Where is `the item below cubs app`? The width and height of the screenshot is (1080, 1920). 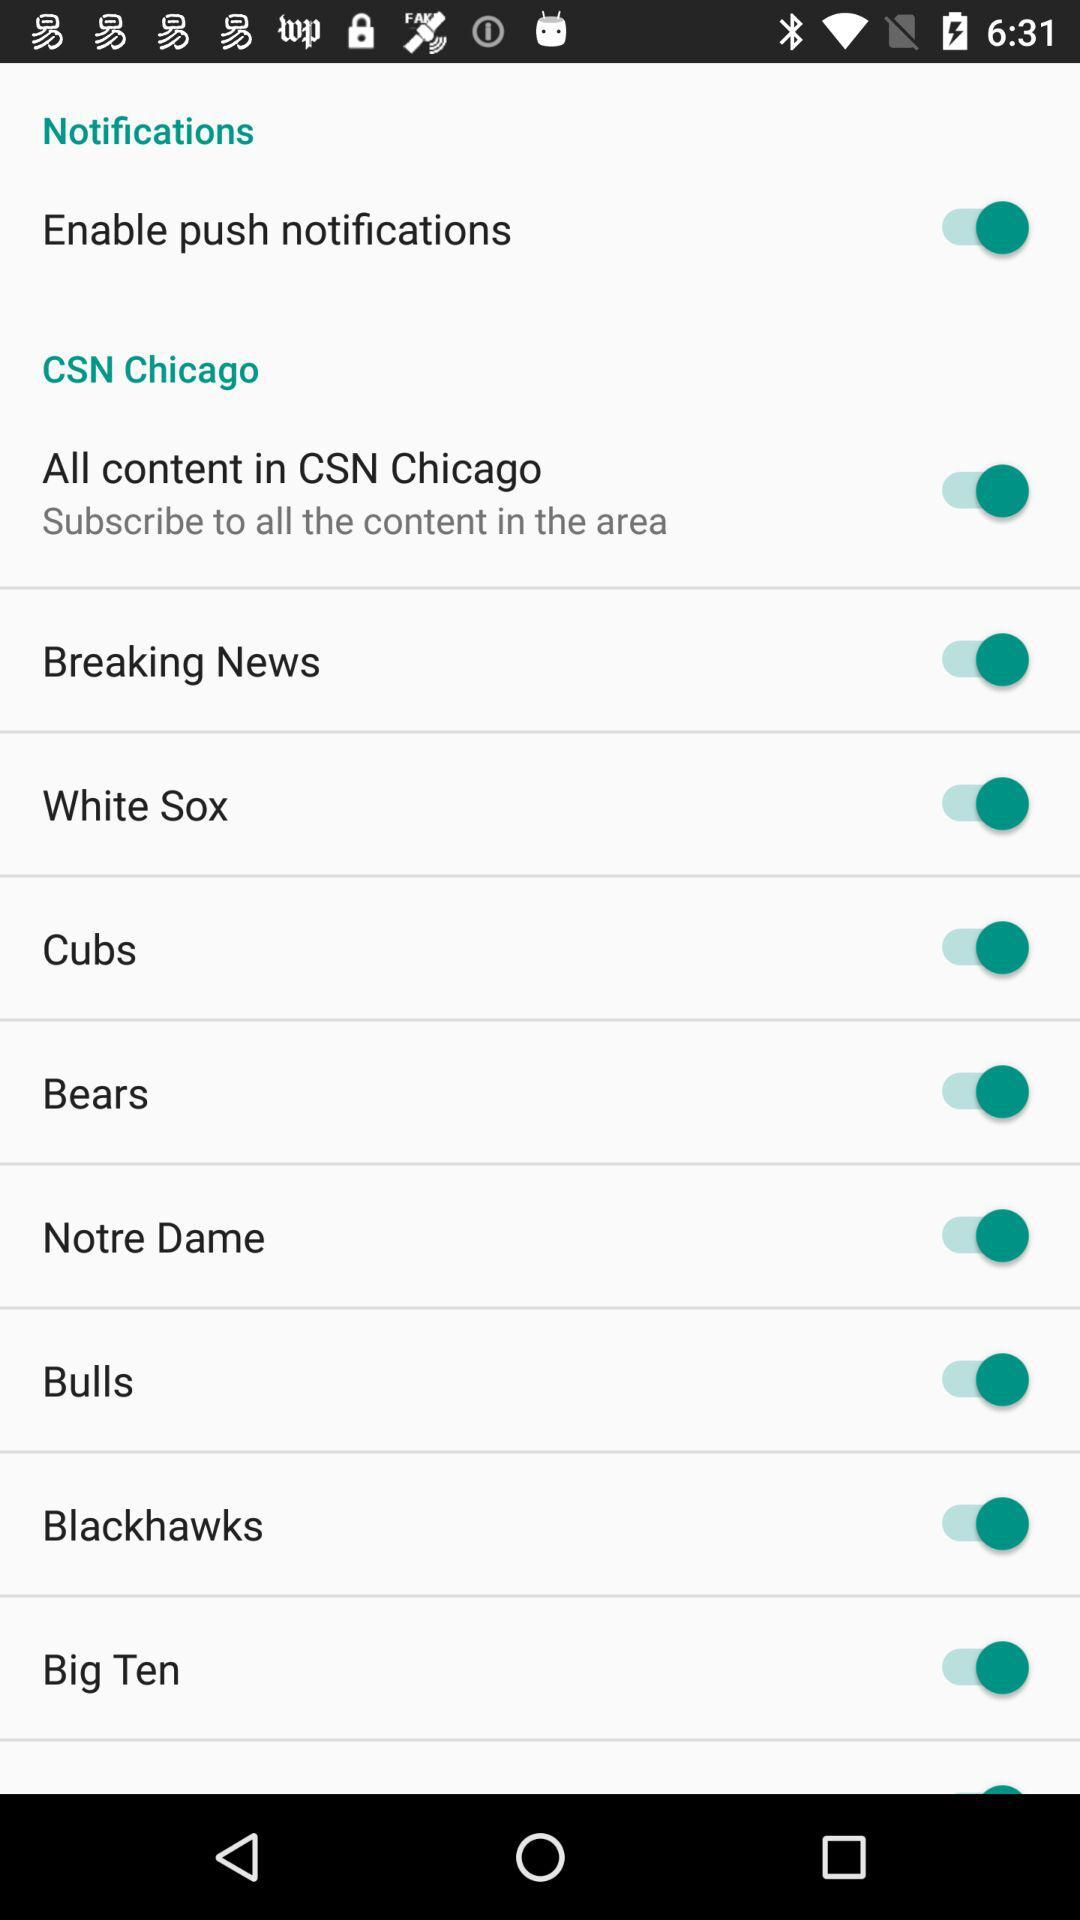 the item below cubs app is located at coordinates (95, 1090).